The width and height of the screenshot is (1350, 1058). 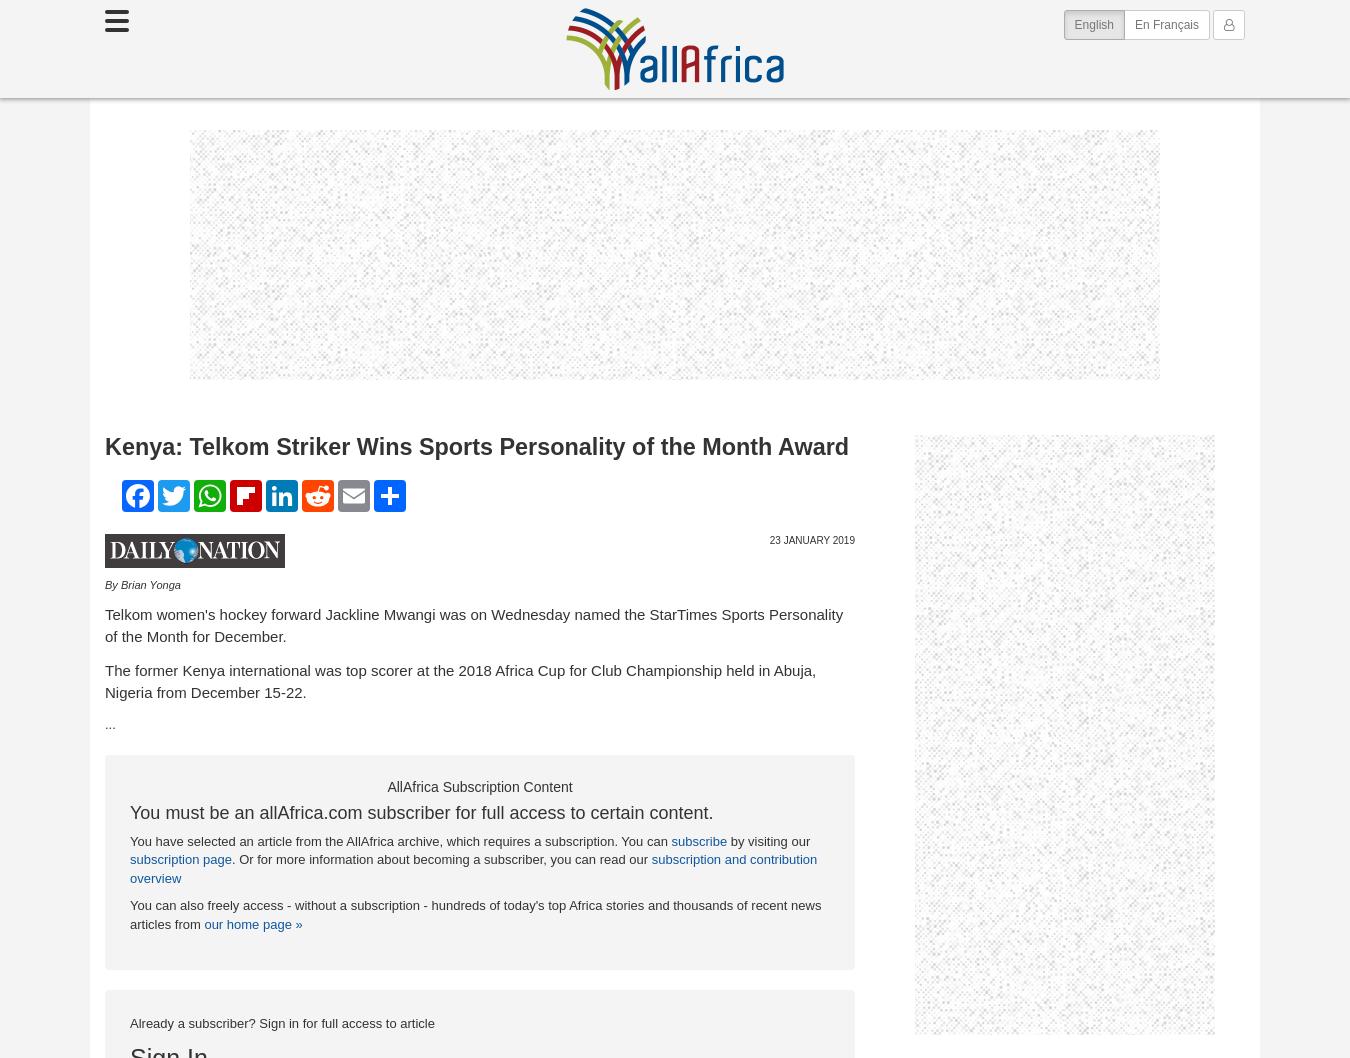 I want to click on 'Telkom women's hockey forward Jackline Mwangi was on Wednesday named the StarTimes Sports Personality of the Month for December.', so click(x=472, y=623).